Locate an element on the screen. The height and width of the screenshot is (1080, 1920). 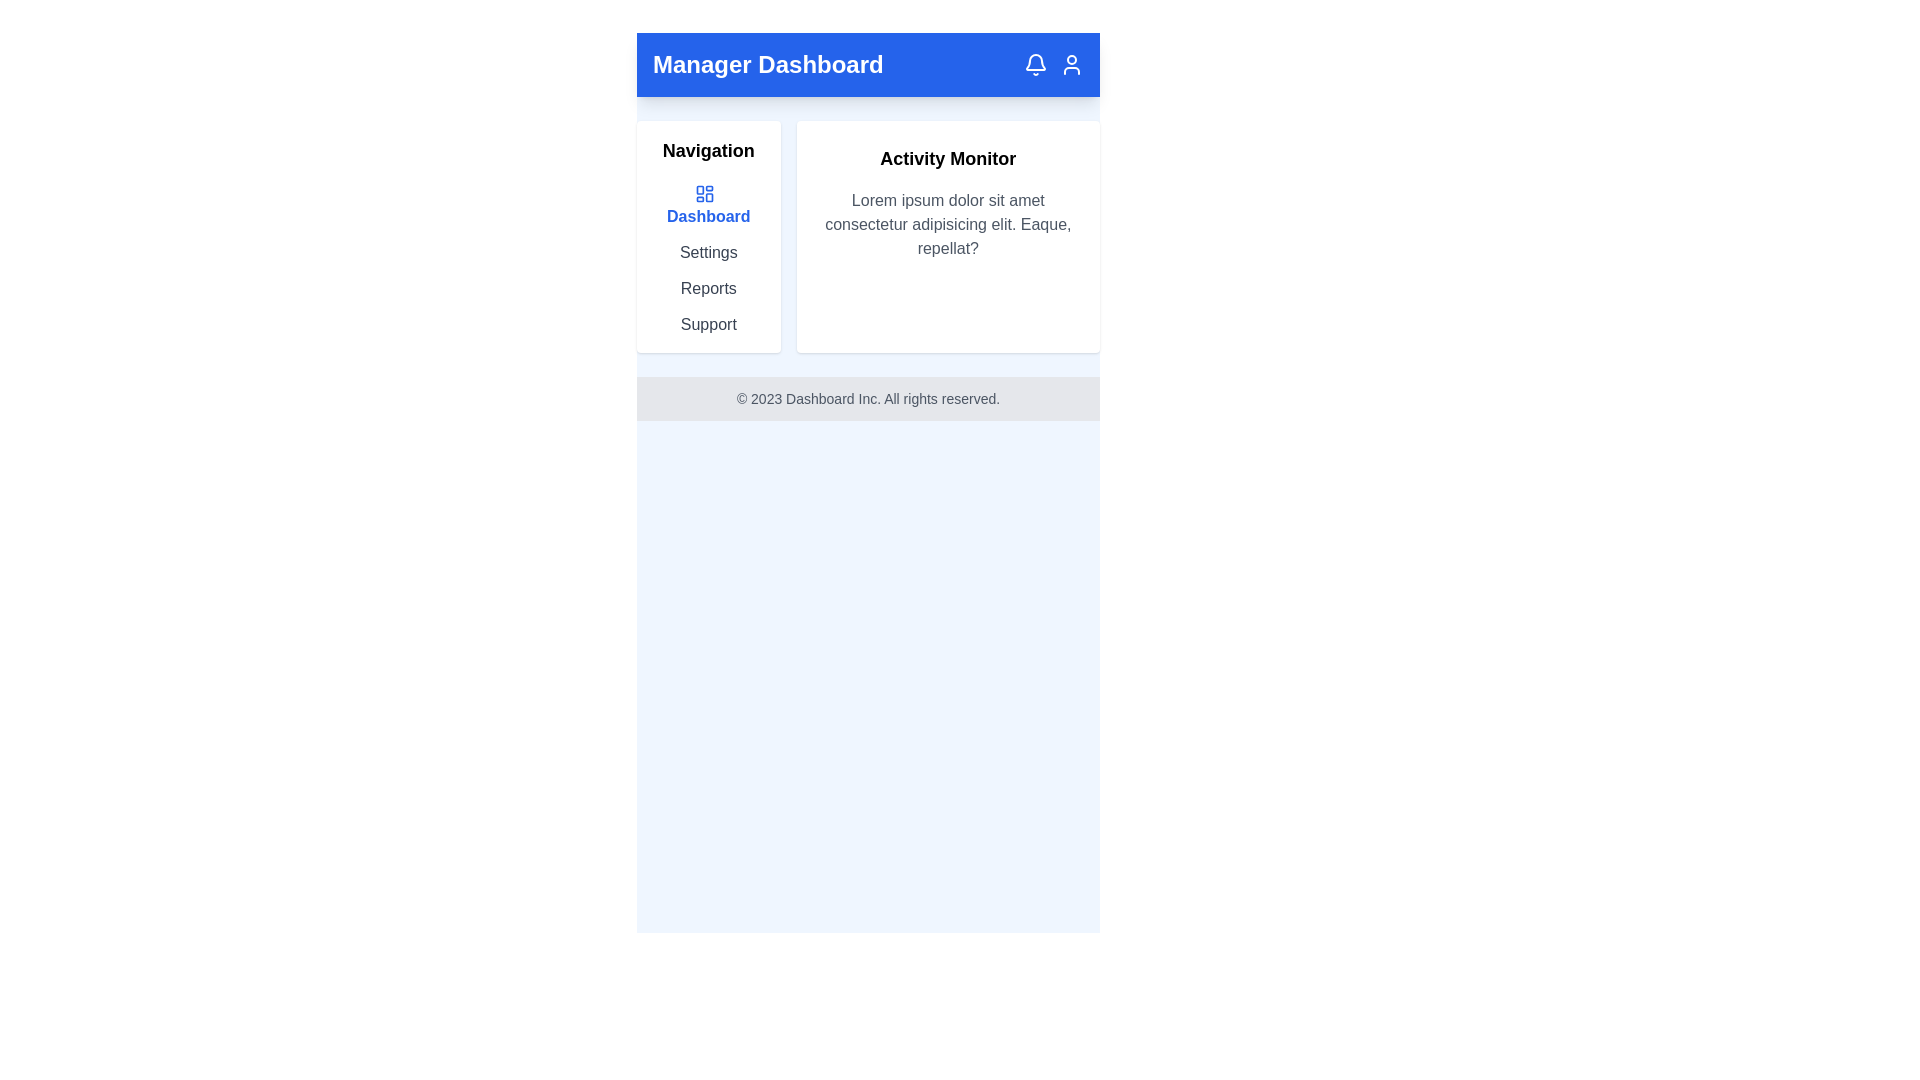
the static text header or banner at the top of the application interface, which indicates the current context or main title is located at coordinates (868, 64).